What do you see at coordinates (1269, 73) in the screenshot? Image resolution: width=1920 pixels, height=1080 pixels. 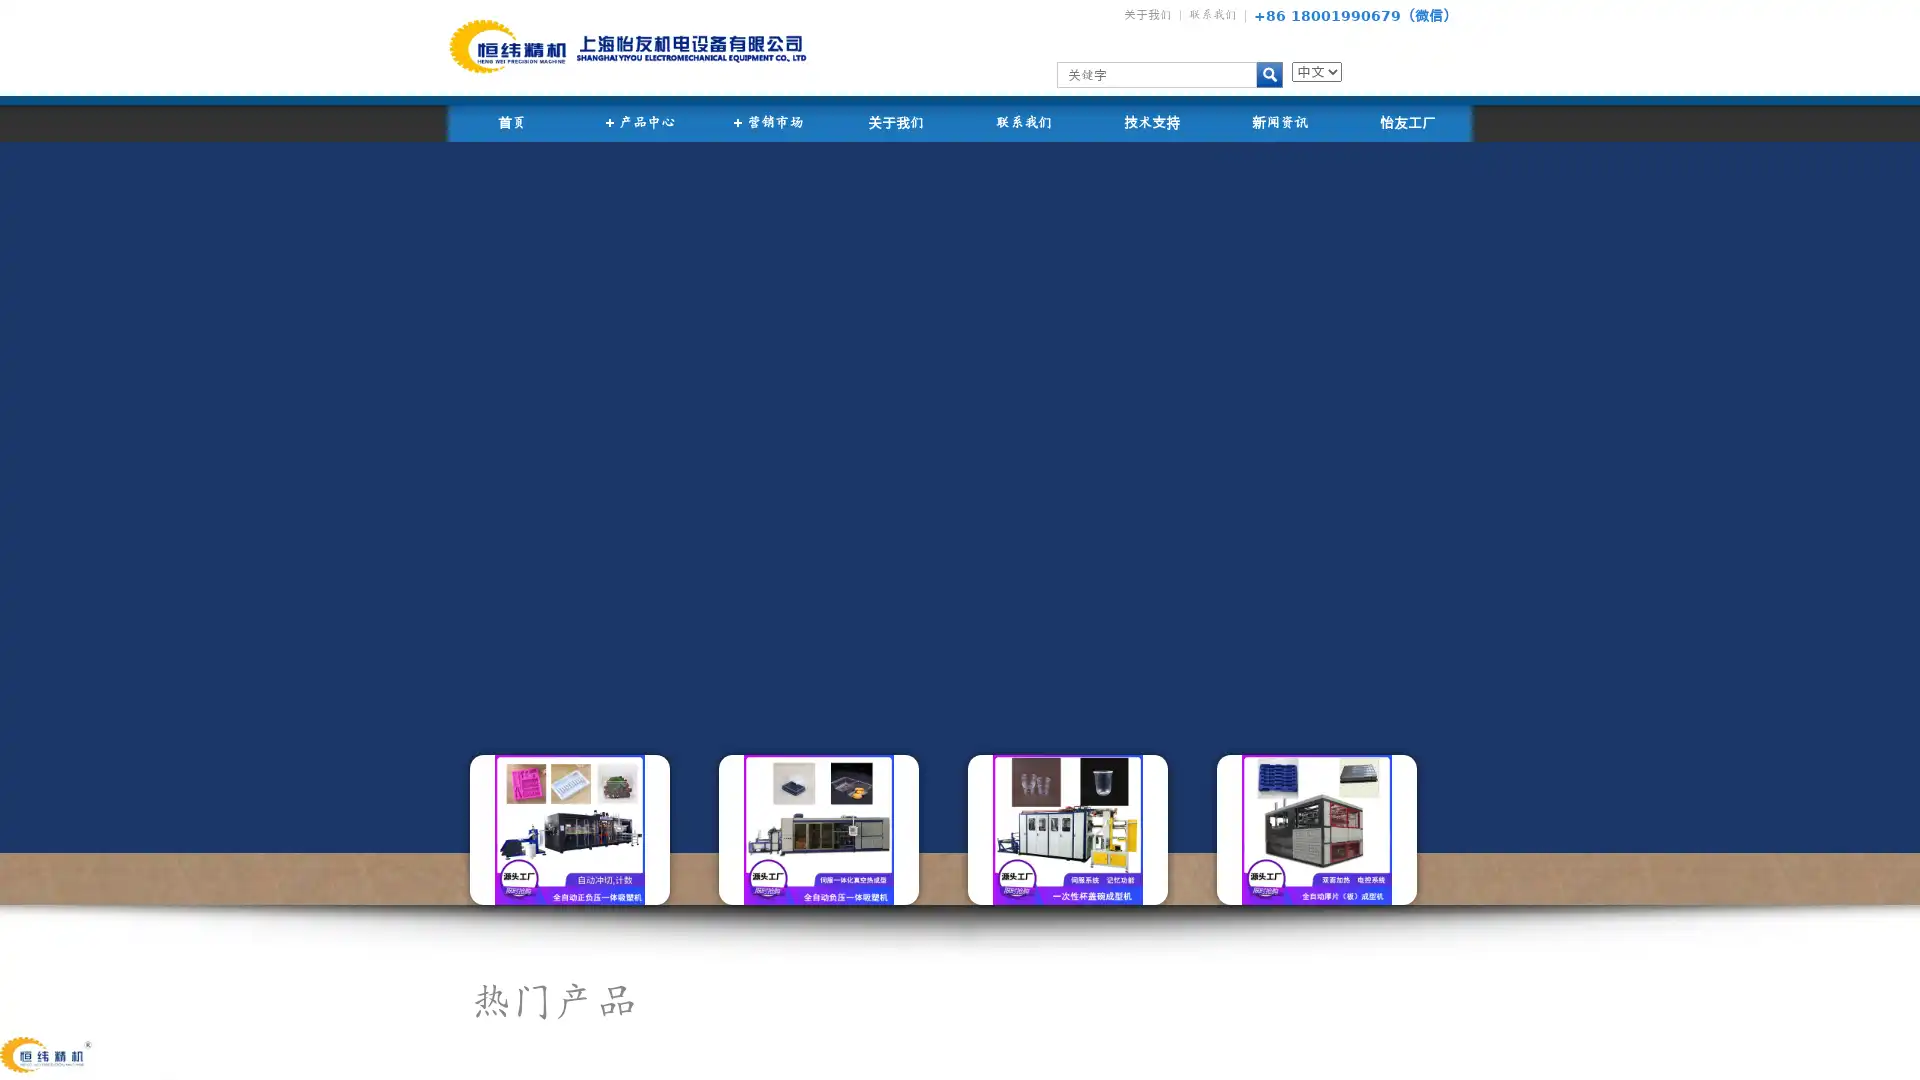 I see `search` at bounding box center [1269, 73].